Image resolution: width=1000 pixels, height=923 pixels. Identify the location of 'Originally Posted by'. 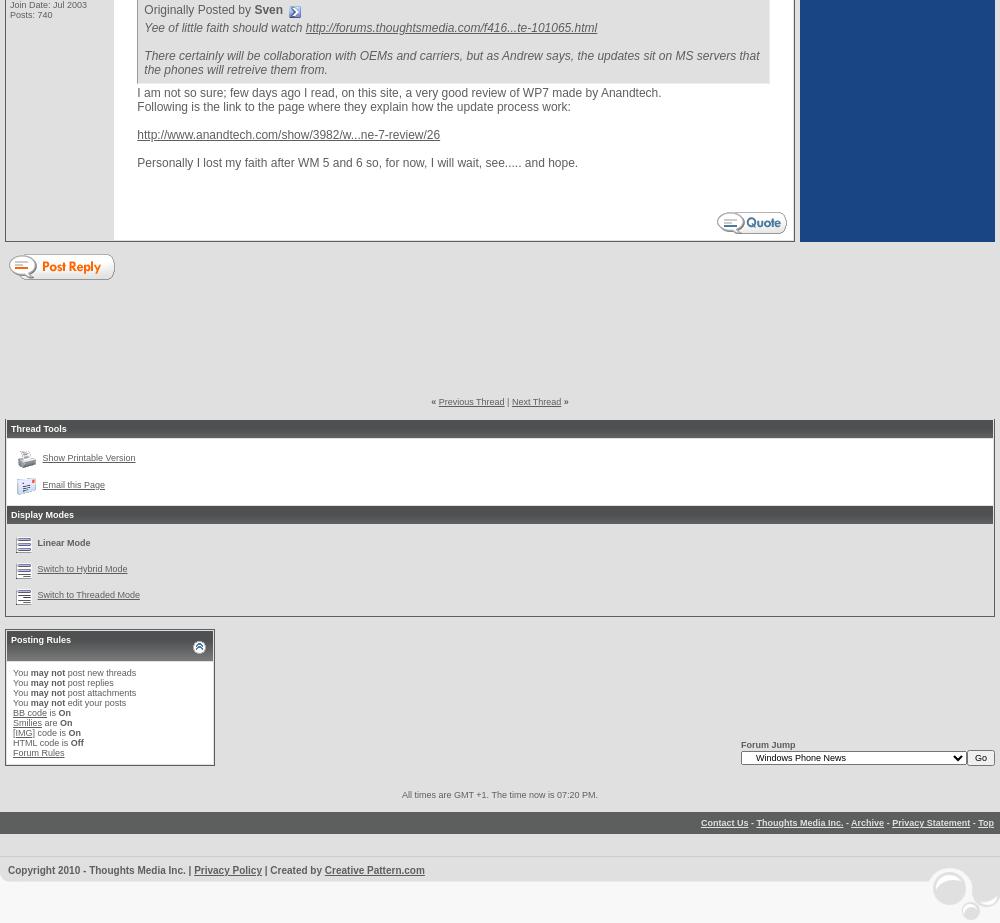
(144, 9).